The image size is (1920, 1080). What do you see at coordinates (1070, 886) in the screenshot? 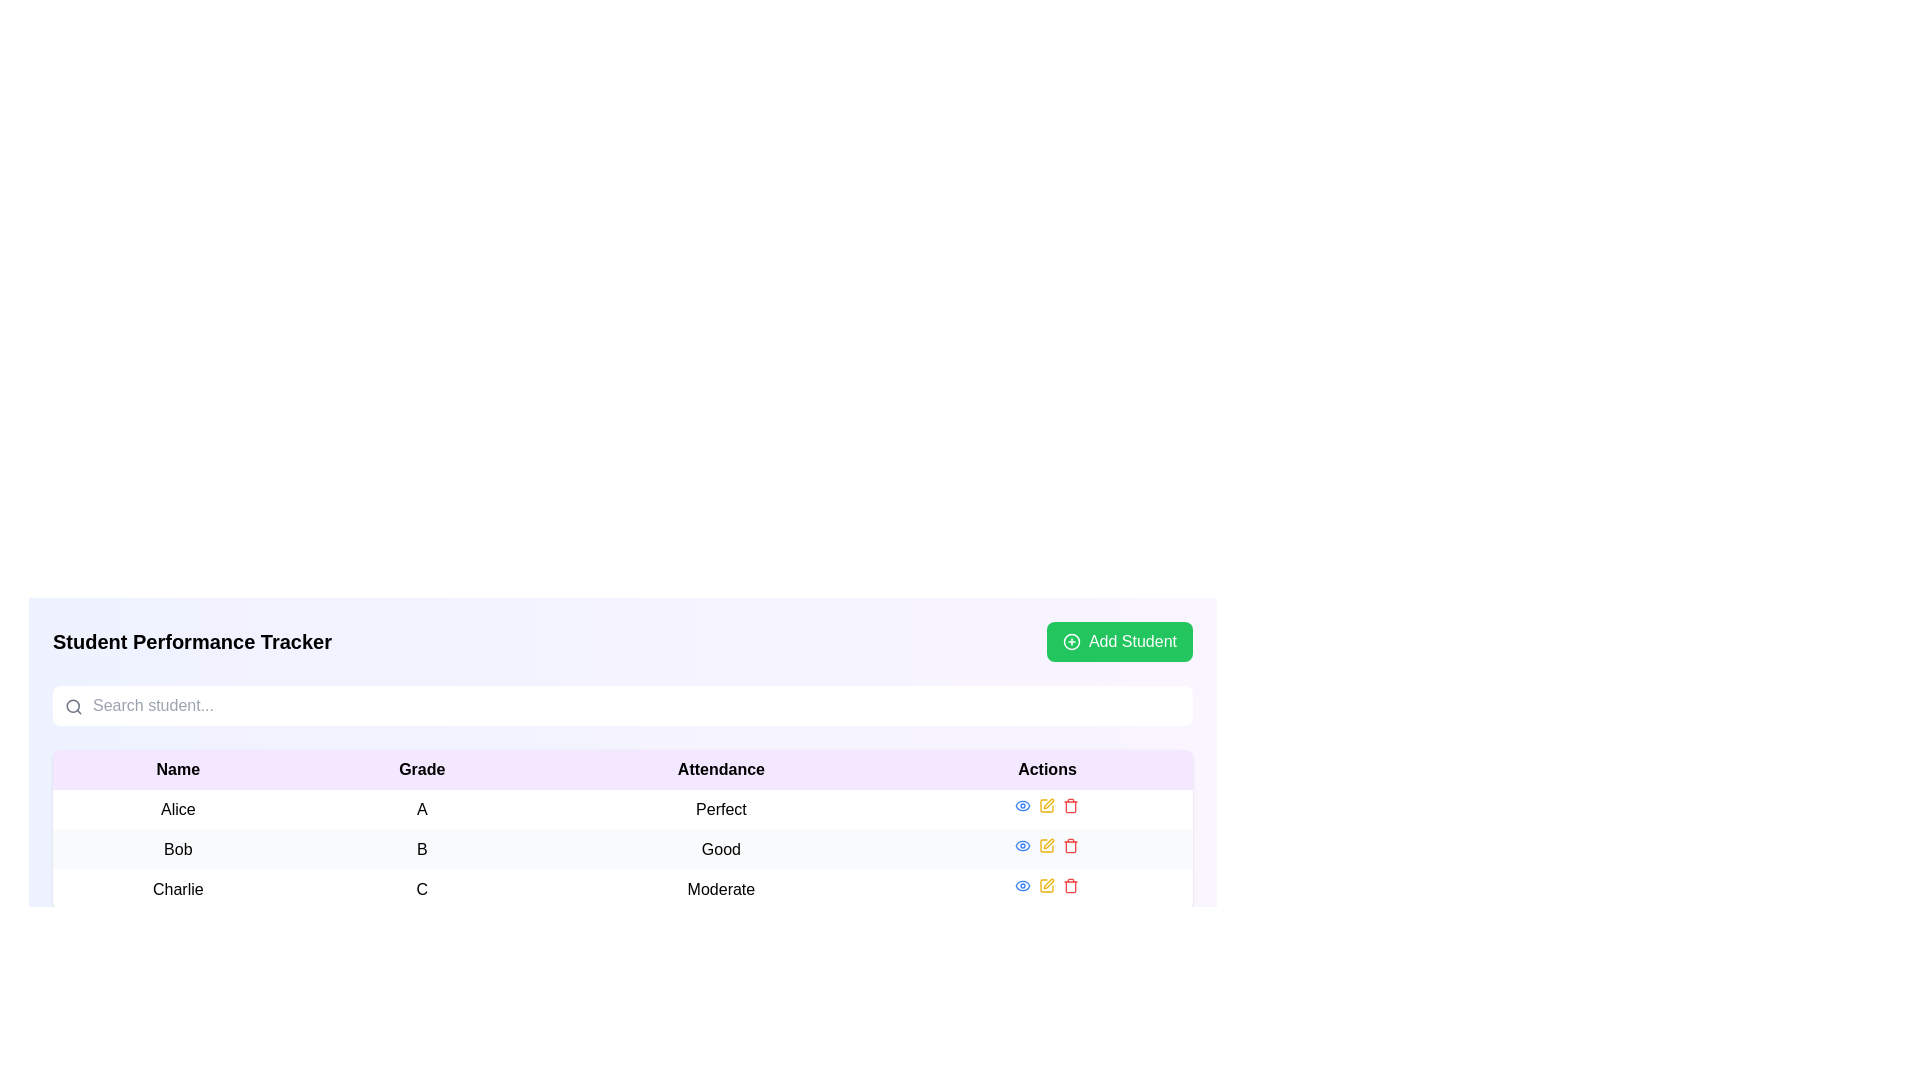
I see `the delete icon (trash can) located in the Actions column of the table, associated with the last row for 'Charlie'` at bounding box center [1070, 886].